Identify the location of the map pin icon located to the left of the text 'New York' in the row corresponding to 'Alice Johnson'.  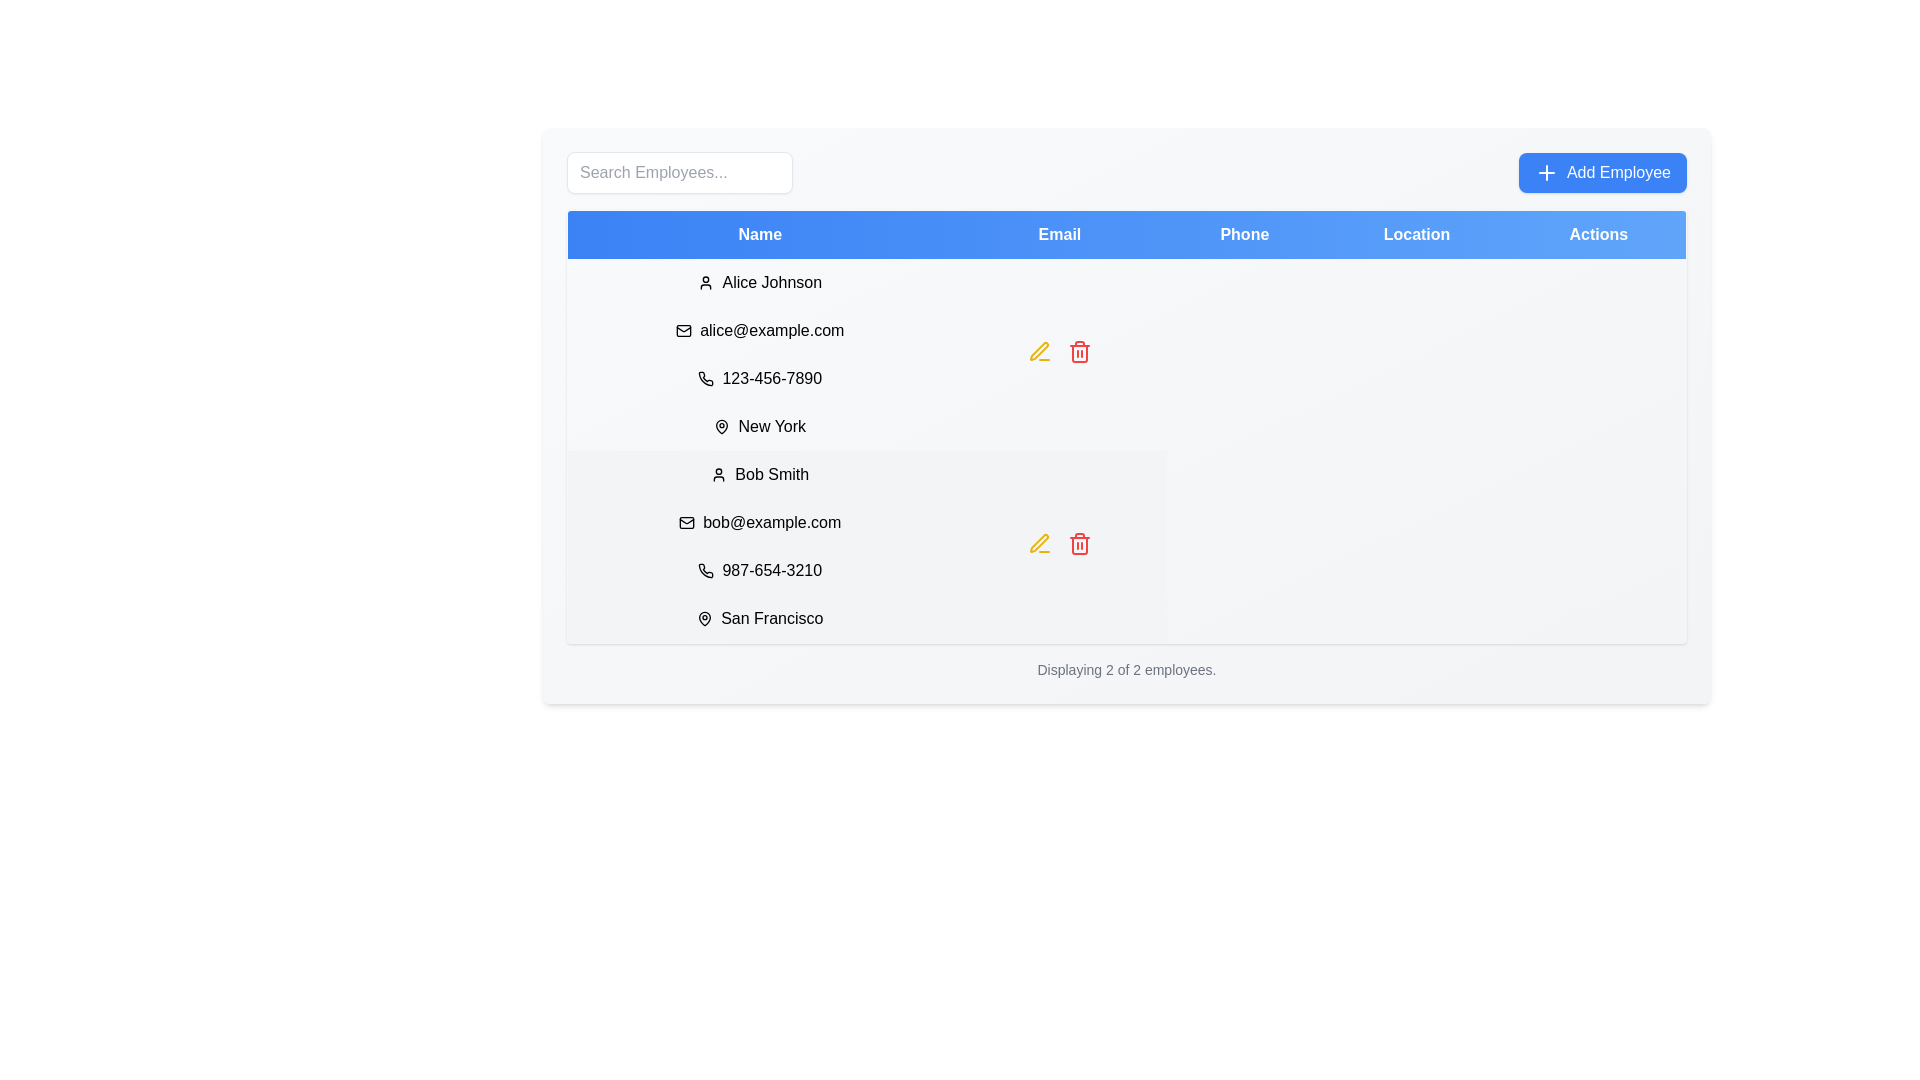
(721, 426).